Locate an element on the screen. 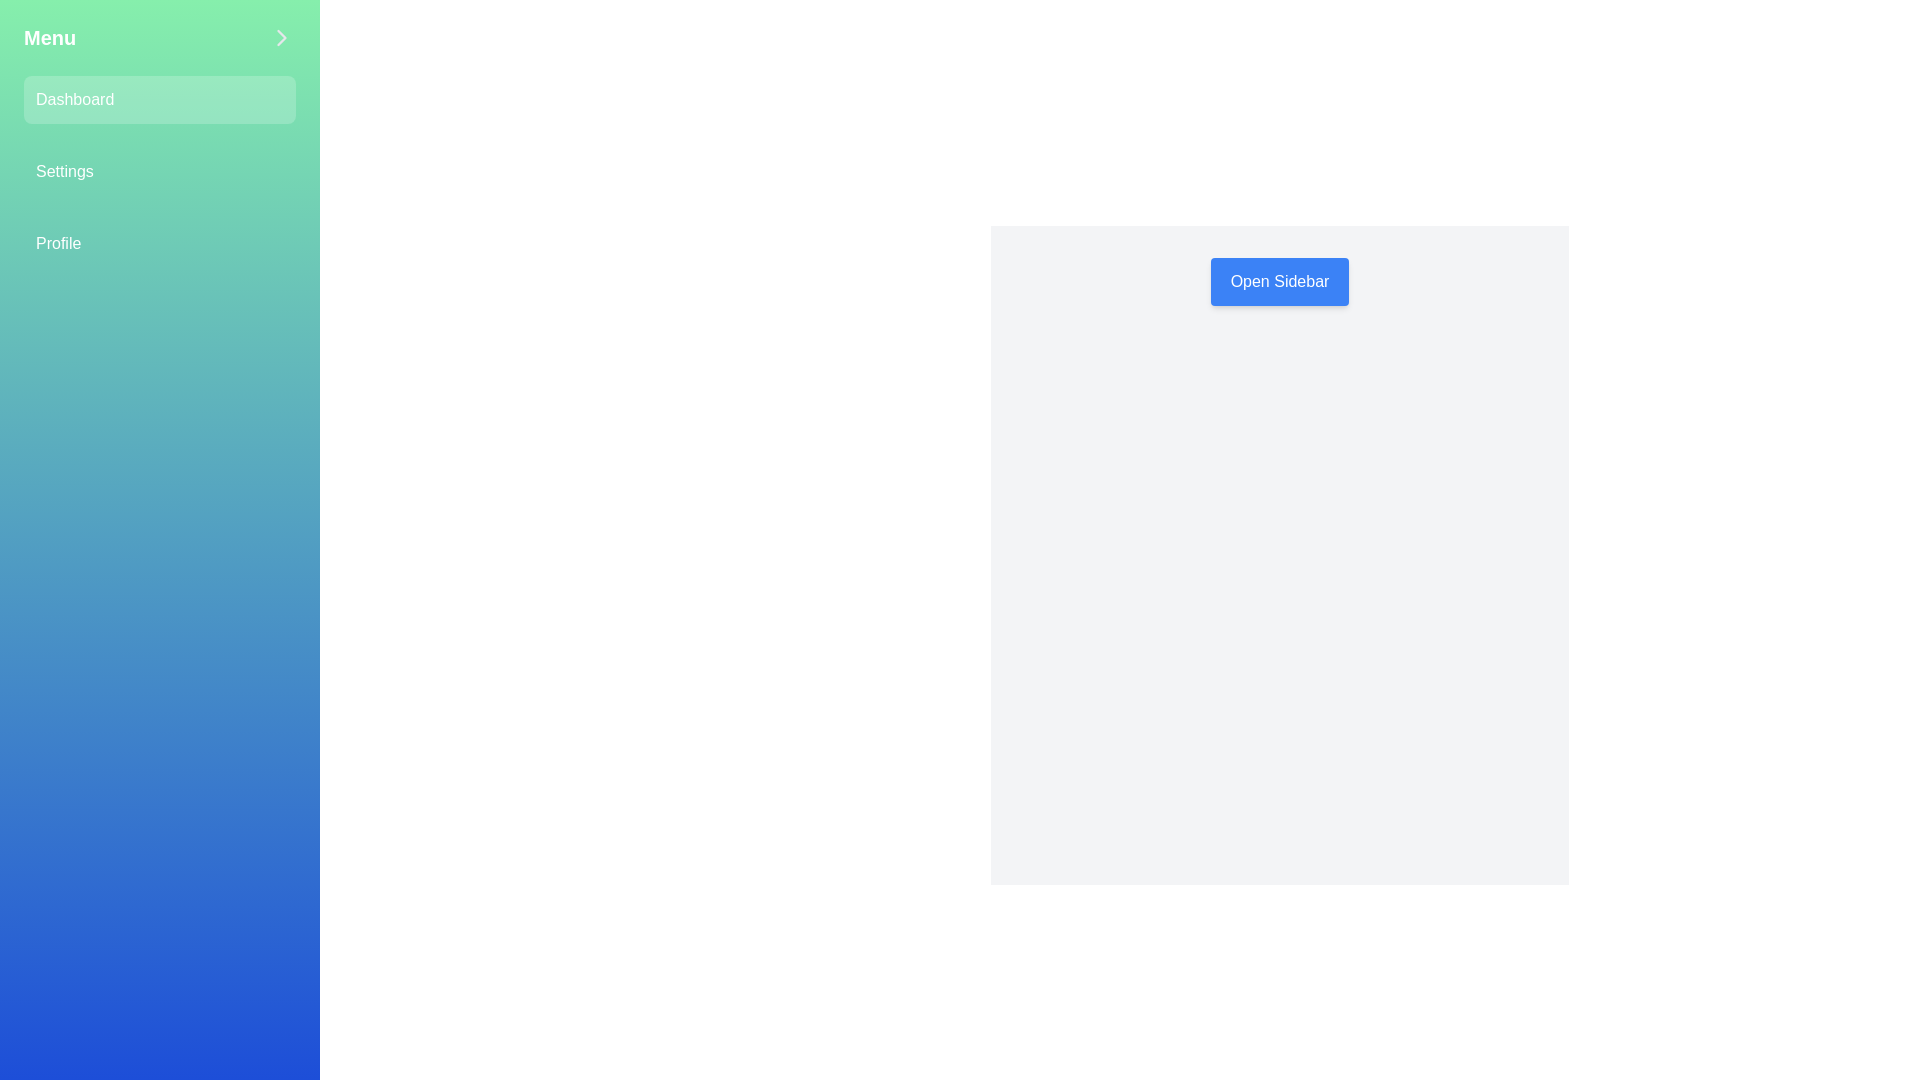  the menu option Settings in the sidebar to navigate to the respective section is located at coordinates (158, 171).